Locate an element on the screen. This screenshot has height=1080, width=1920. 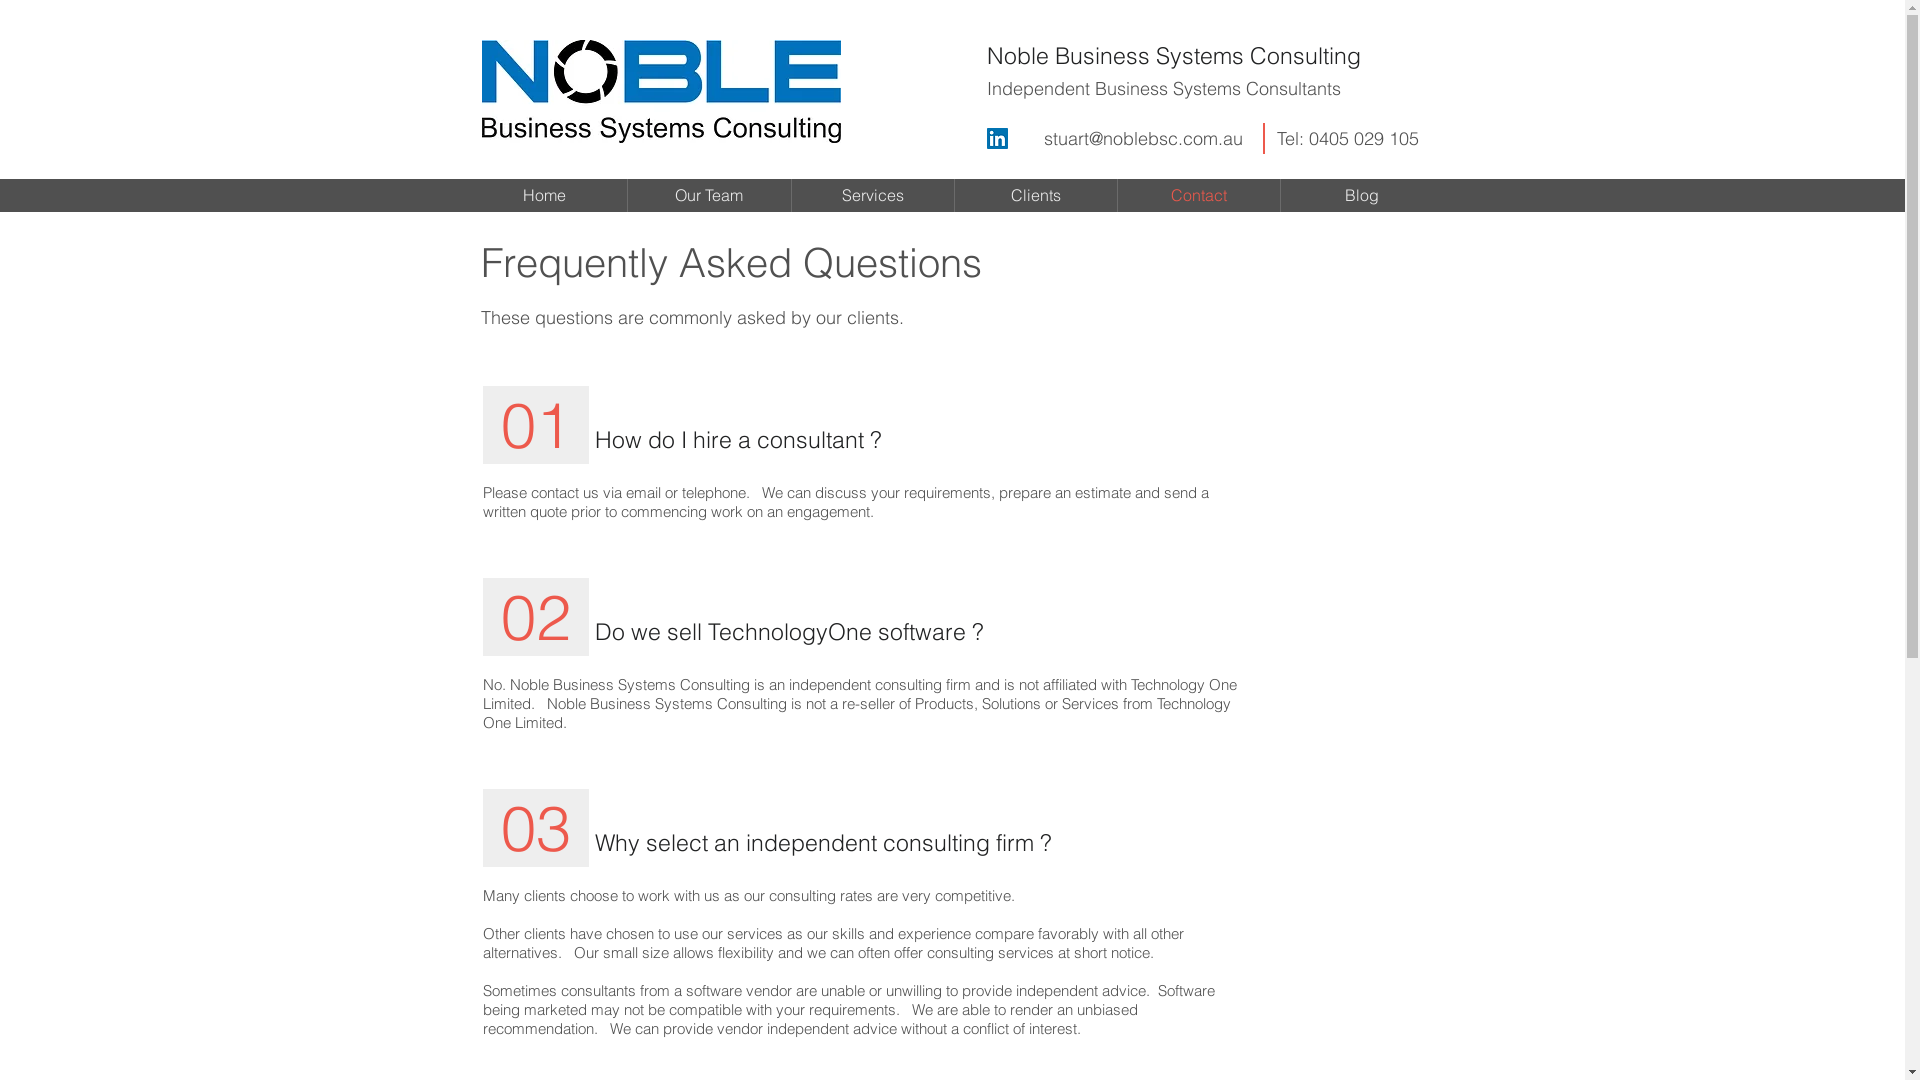
'Contact' is located at coordinates (1199, 195).